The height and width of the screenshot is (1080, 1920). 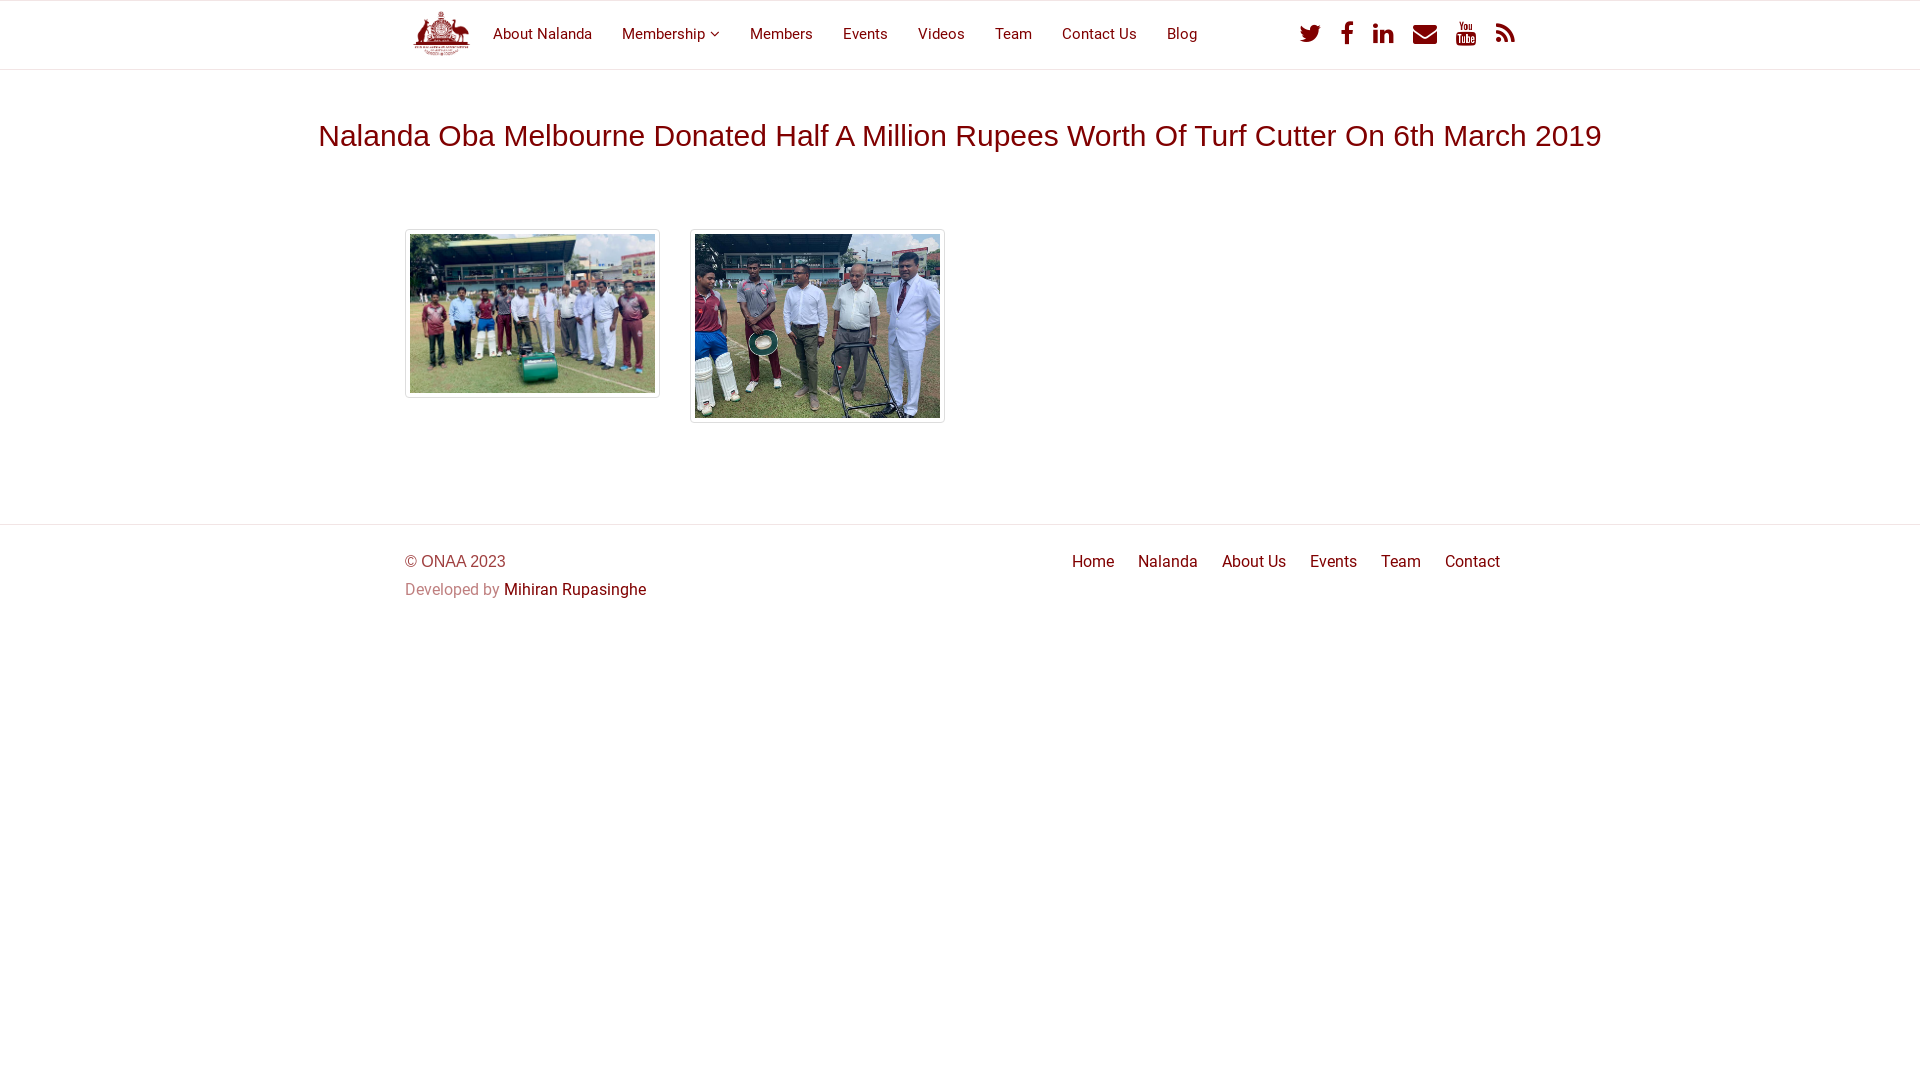 I want to click on 'Membership', so click(x=671, y=32).